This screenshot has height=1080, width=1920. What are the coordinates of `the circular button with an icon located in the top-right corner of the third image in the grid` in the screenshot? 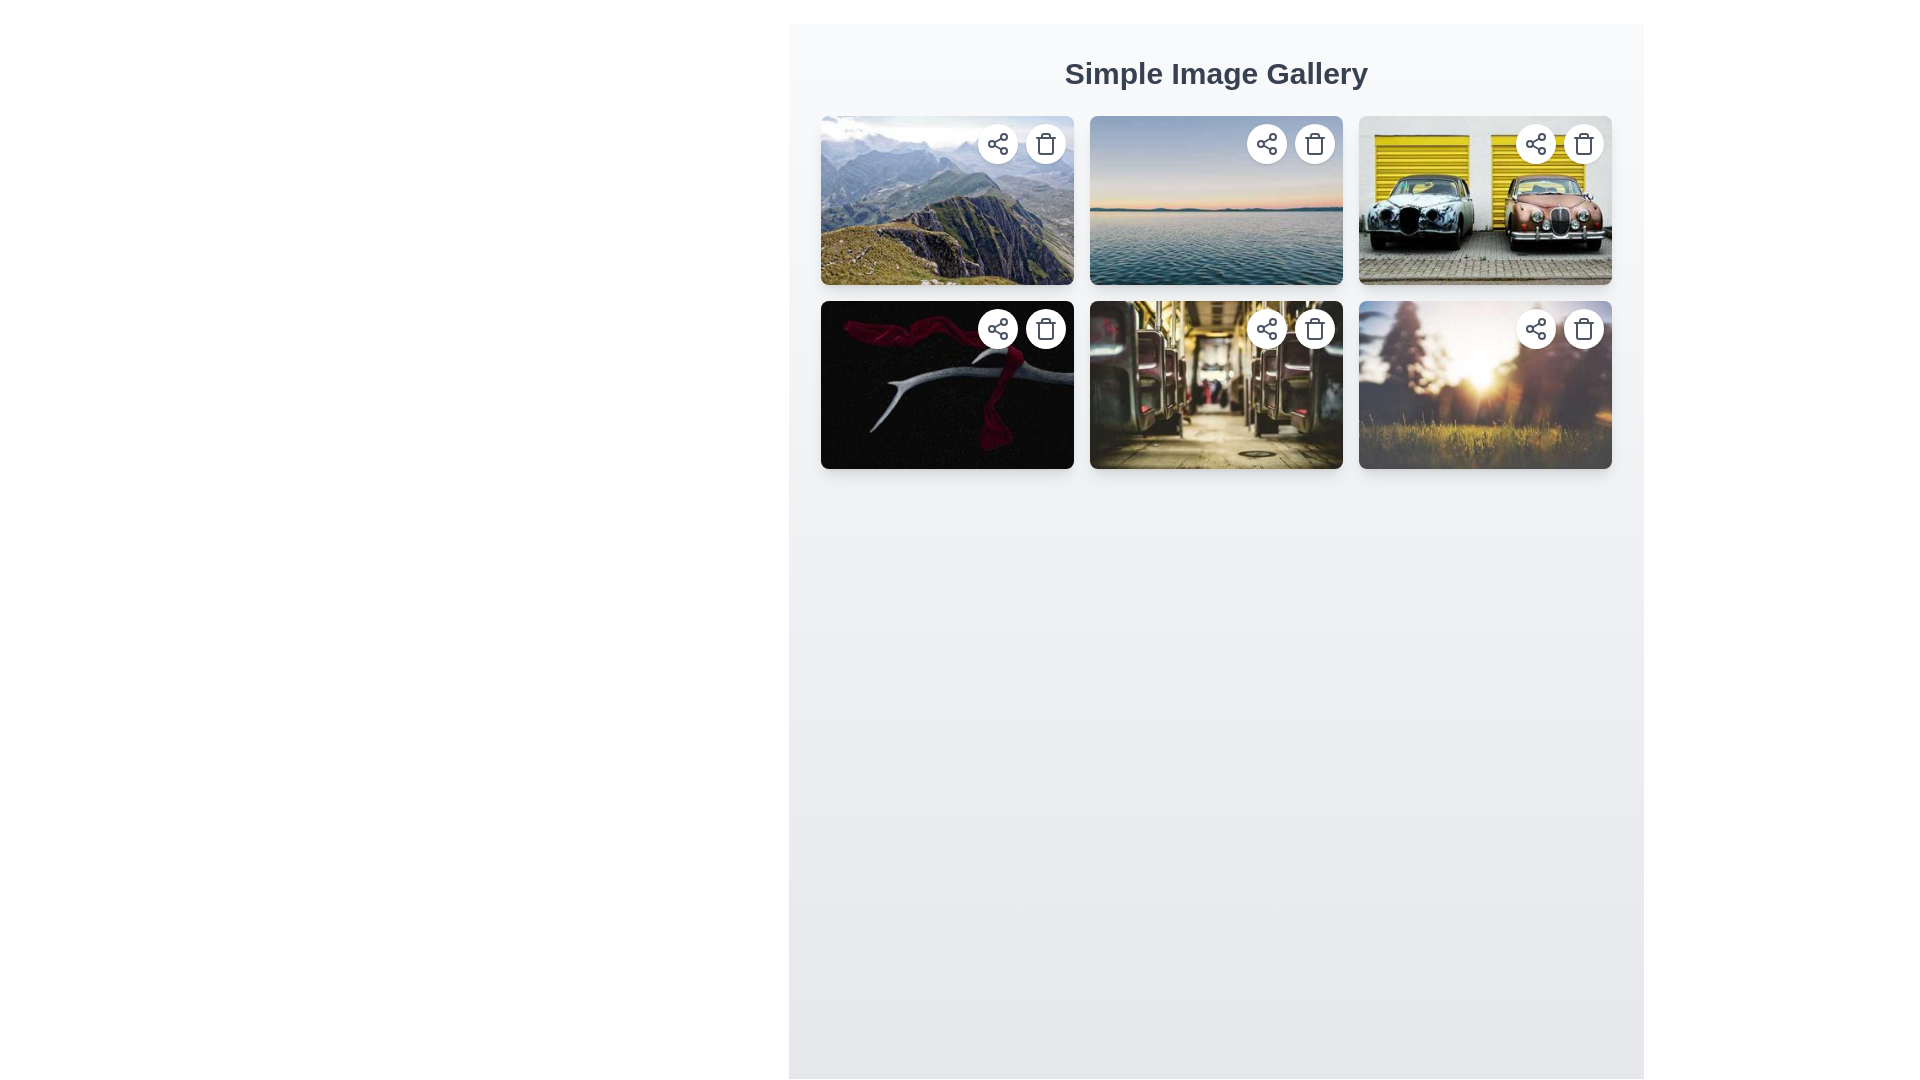 It's located at (1583, 142).